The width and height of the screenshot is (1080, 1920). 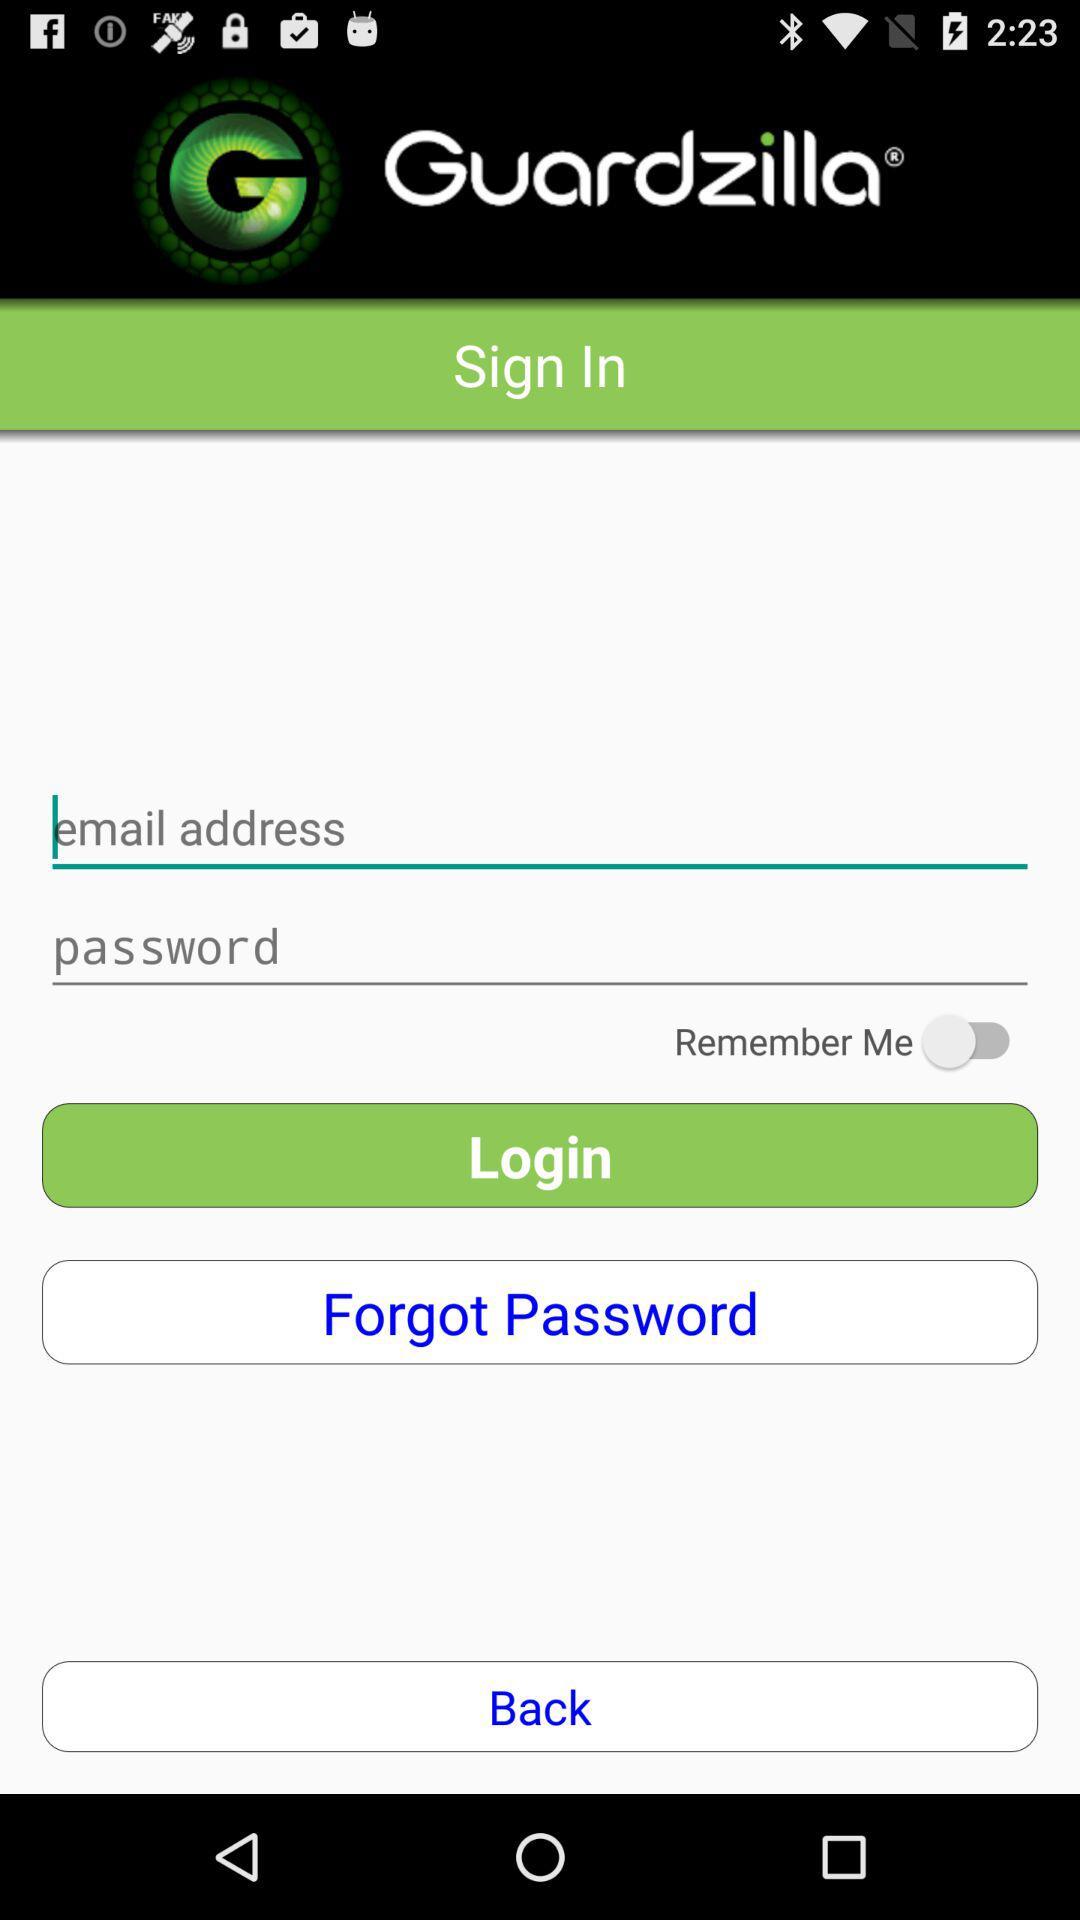 What do you see at coordinates (540, 828) in the screenshot?
I see `email address` at bounding box center [540, 828].